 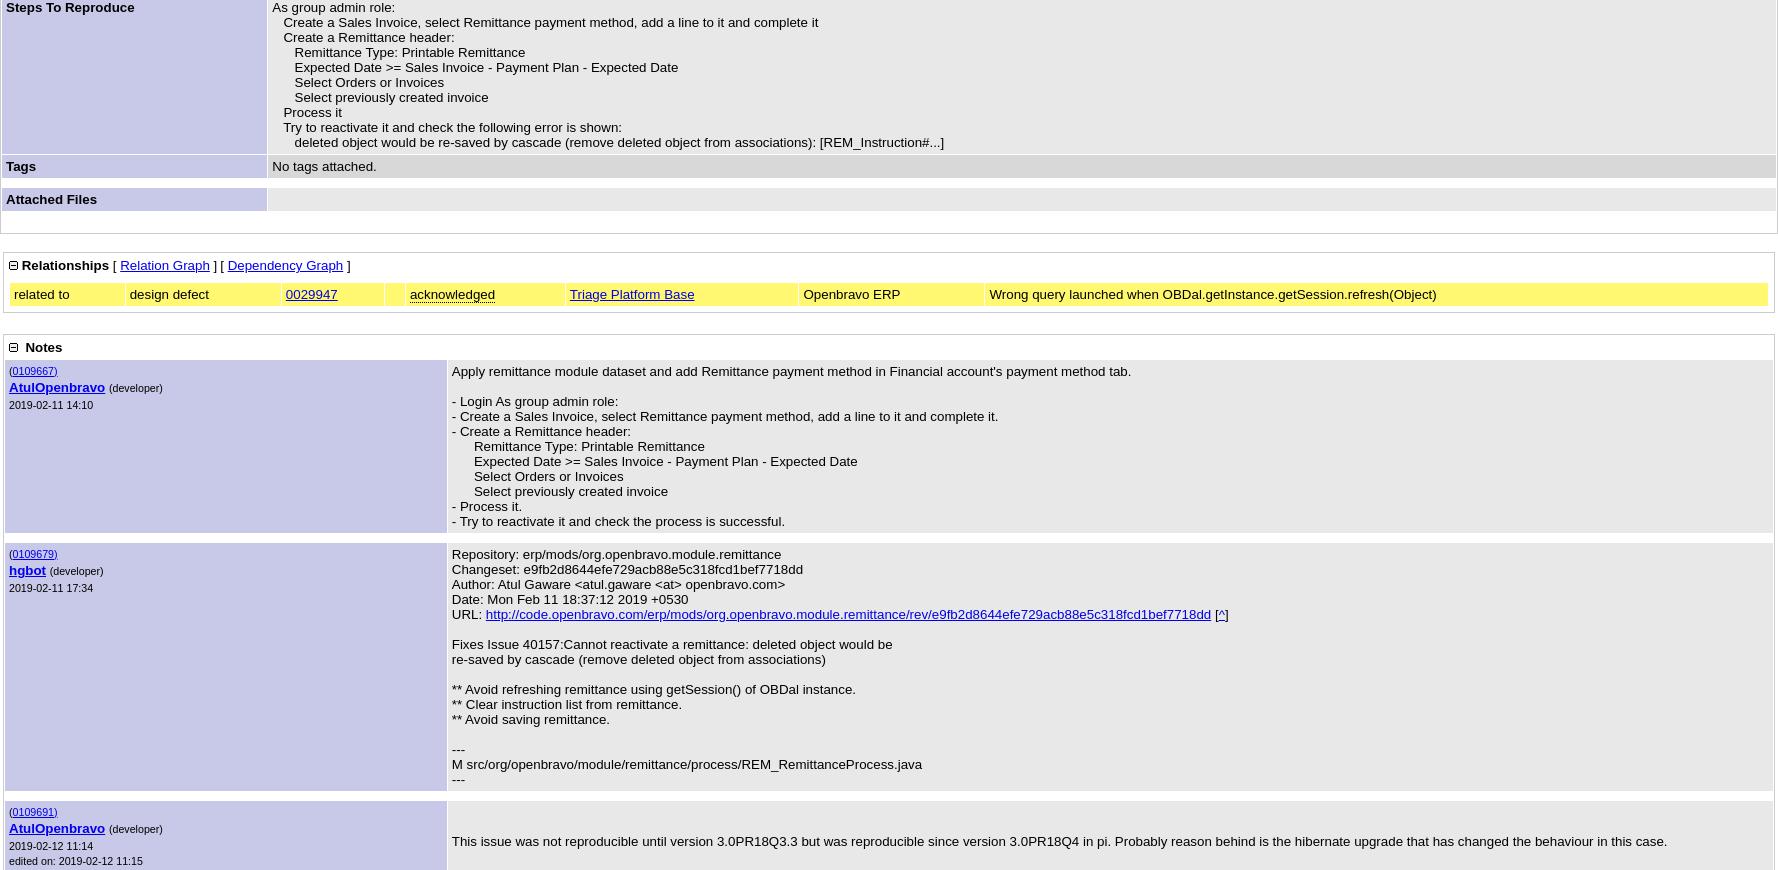 What do you see at coordinates (164, 265) in the screenshot?
I see `'Relation Graph'` at bounding box center [164, 265].